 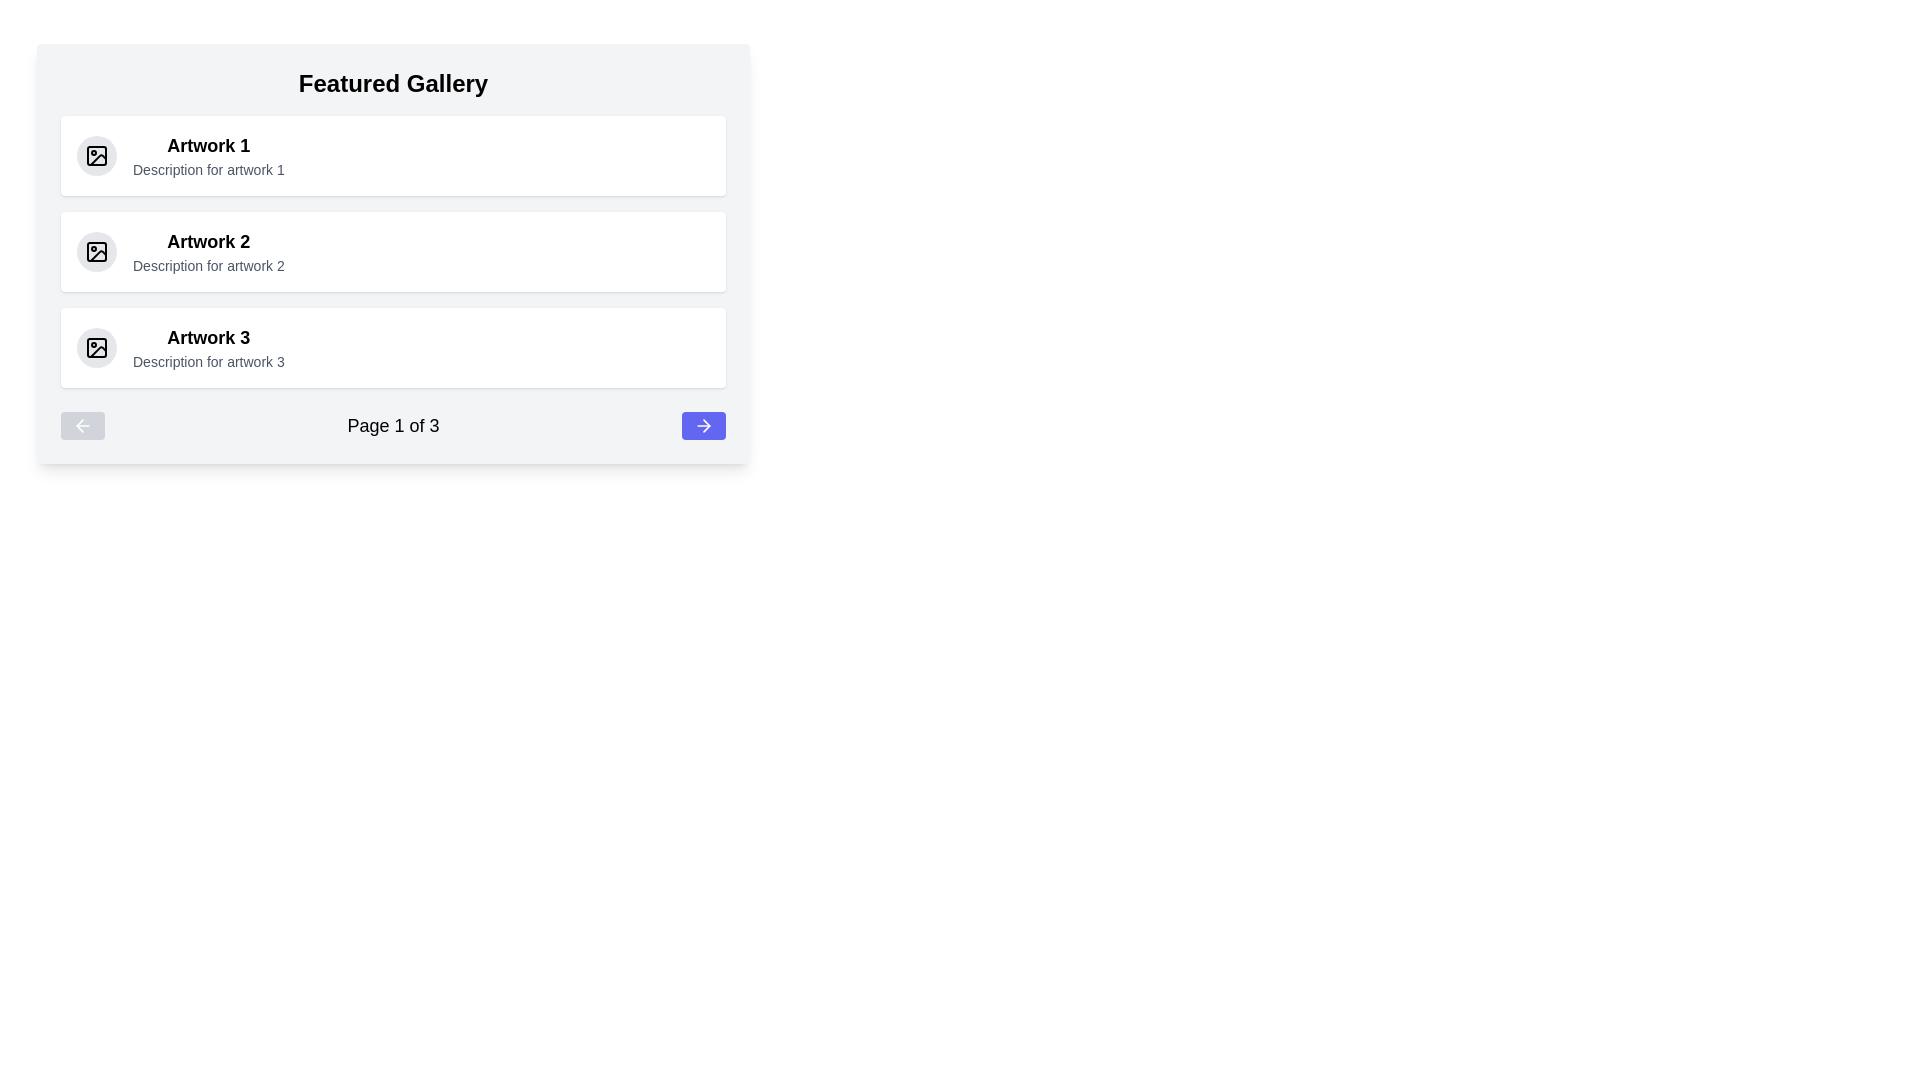 I want to click on the small, right-pointing arrow icon inside the blue rectangular button located to the right of the pagination controls at the bottom of the Featured Gallery section, so click(x=706, y=424).